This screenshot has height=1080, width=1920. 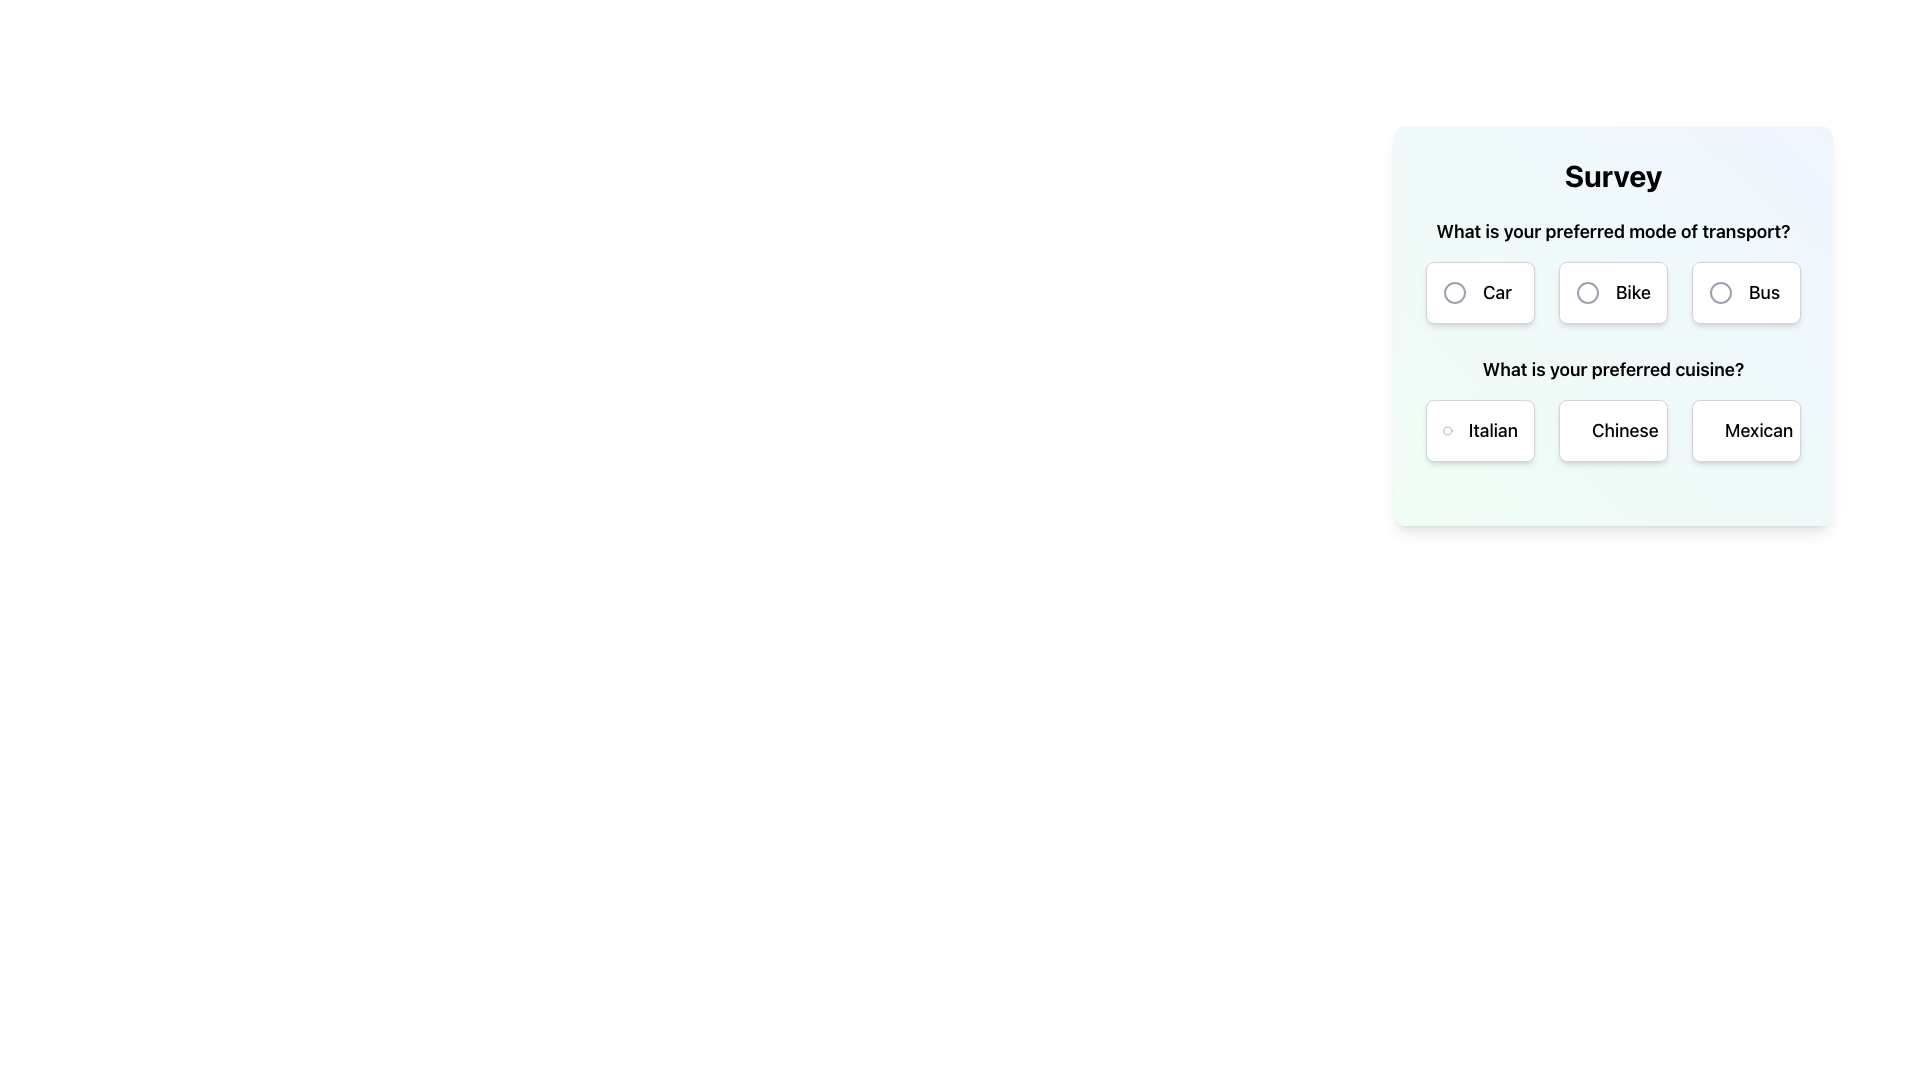 I want to click on the 'Mexican' button, which is a rectangular button with rounded corners located in the bottom section of the card titled 'What is your preferred cuisine?', so click(x=1745, y=430).